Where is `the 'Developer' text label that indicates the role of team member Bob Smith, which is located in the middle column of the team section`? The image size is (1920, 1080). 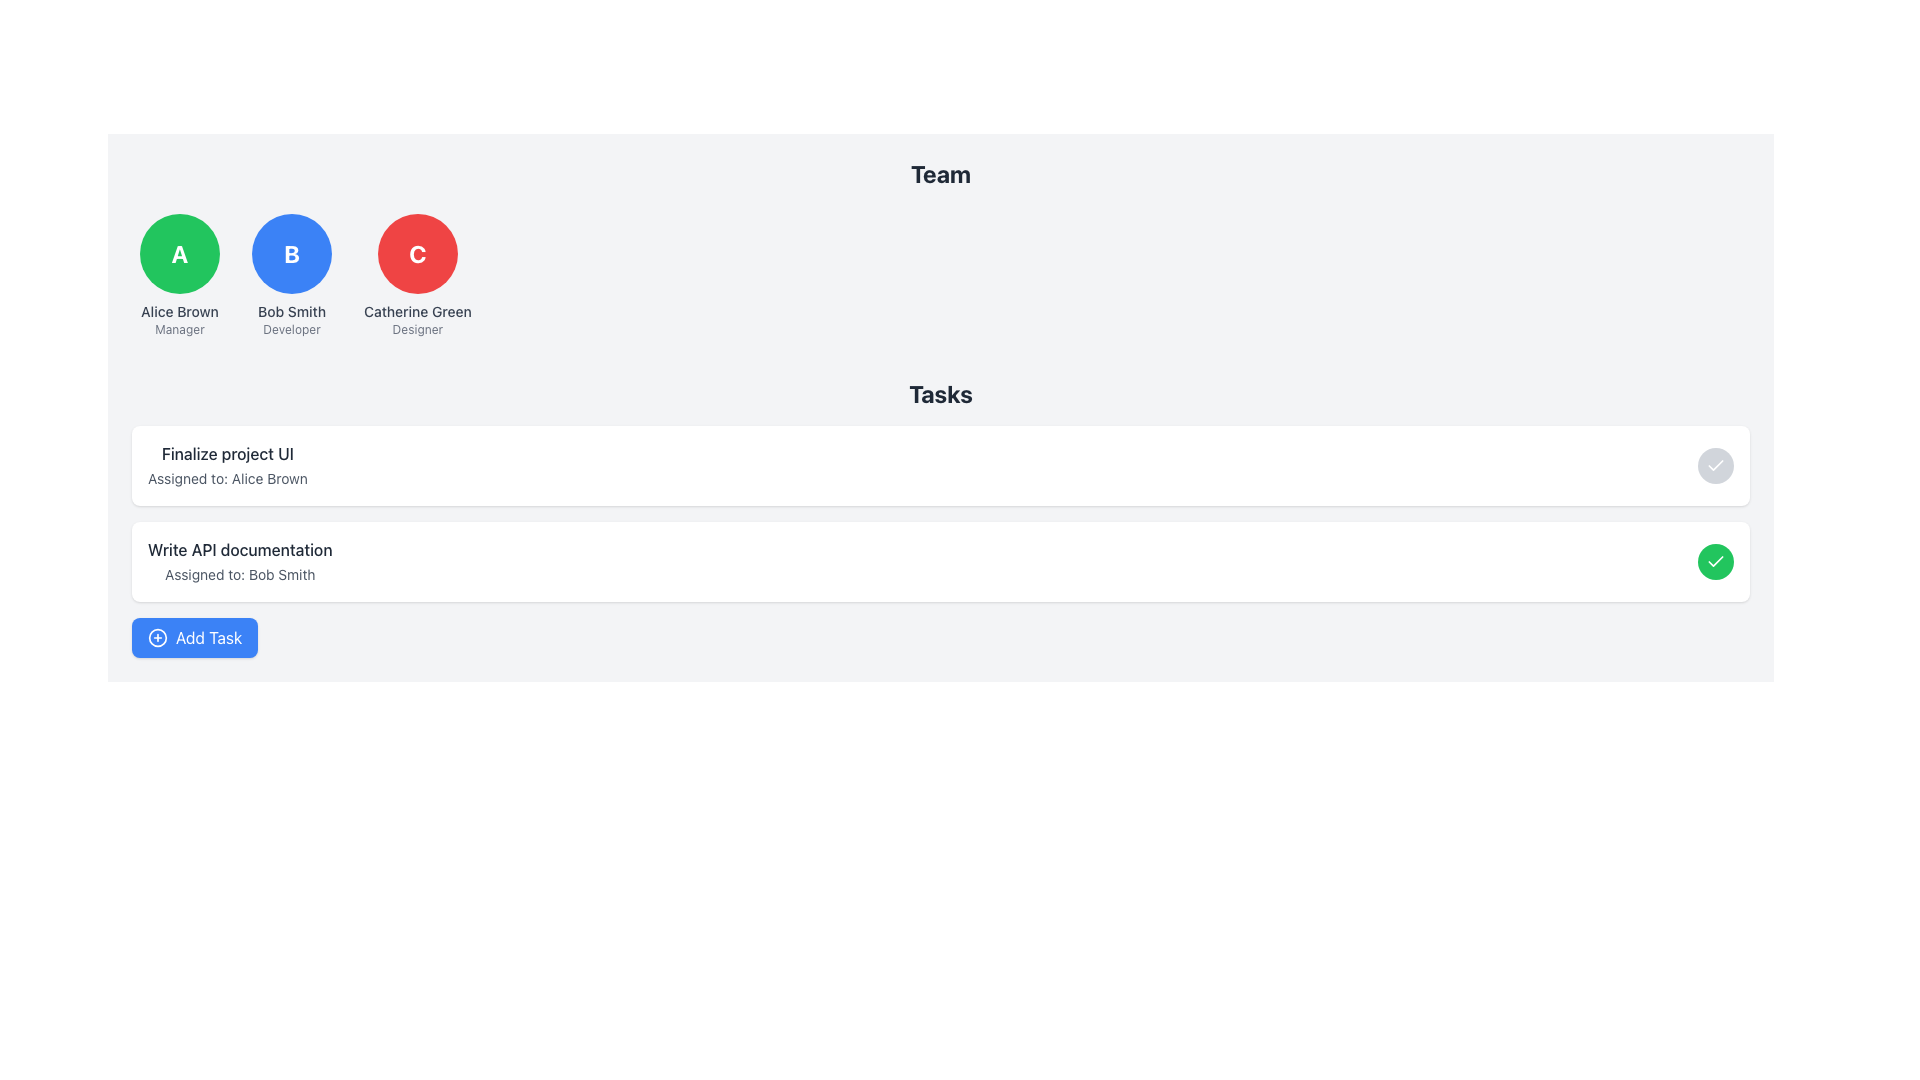
the 'Developer' text label that indicates the role of team member Bob Smith, which is located in the middle column of the team section is located at coordinates (291, 329).